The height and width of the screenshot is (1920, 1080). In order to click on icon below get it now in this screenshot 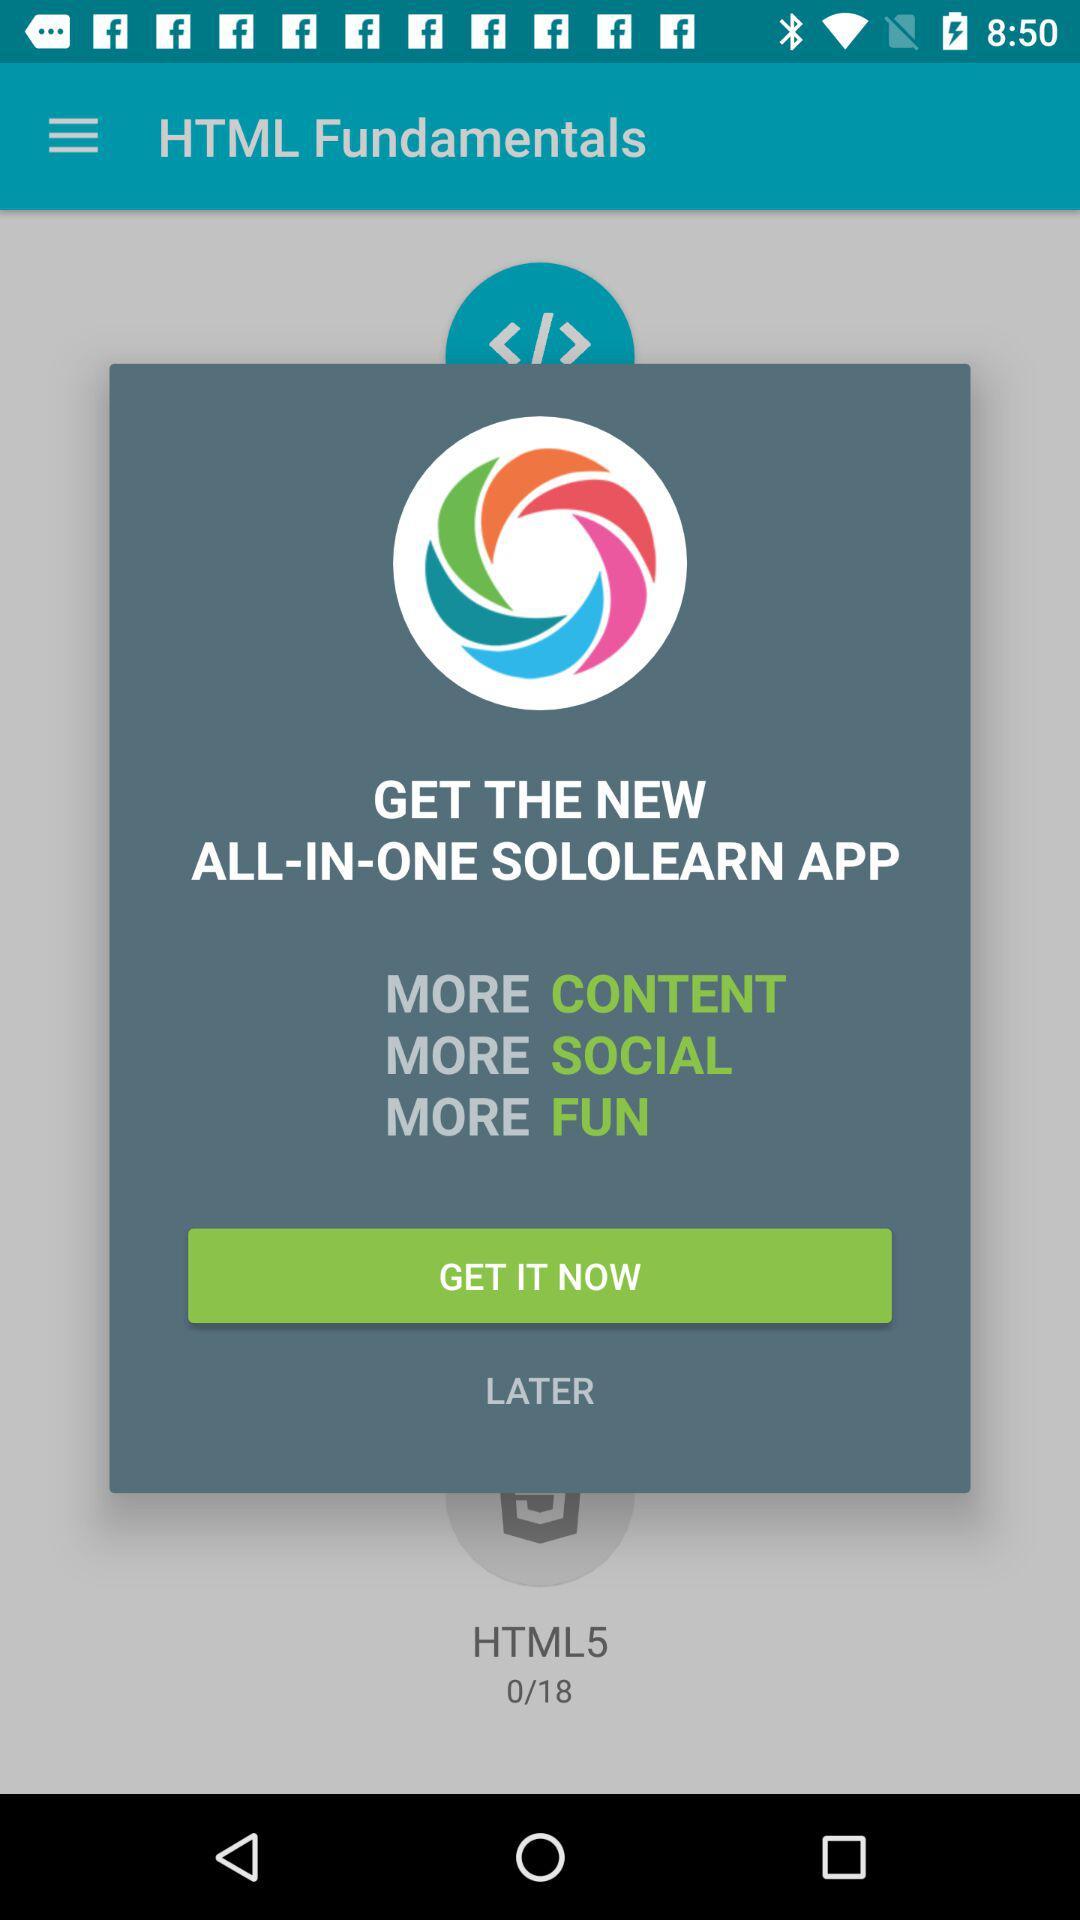, I will do `click(540, 1388)`.